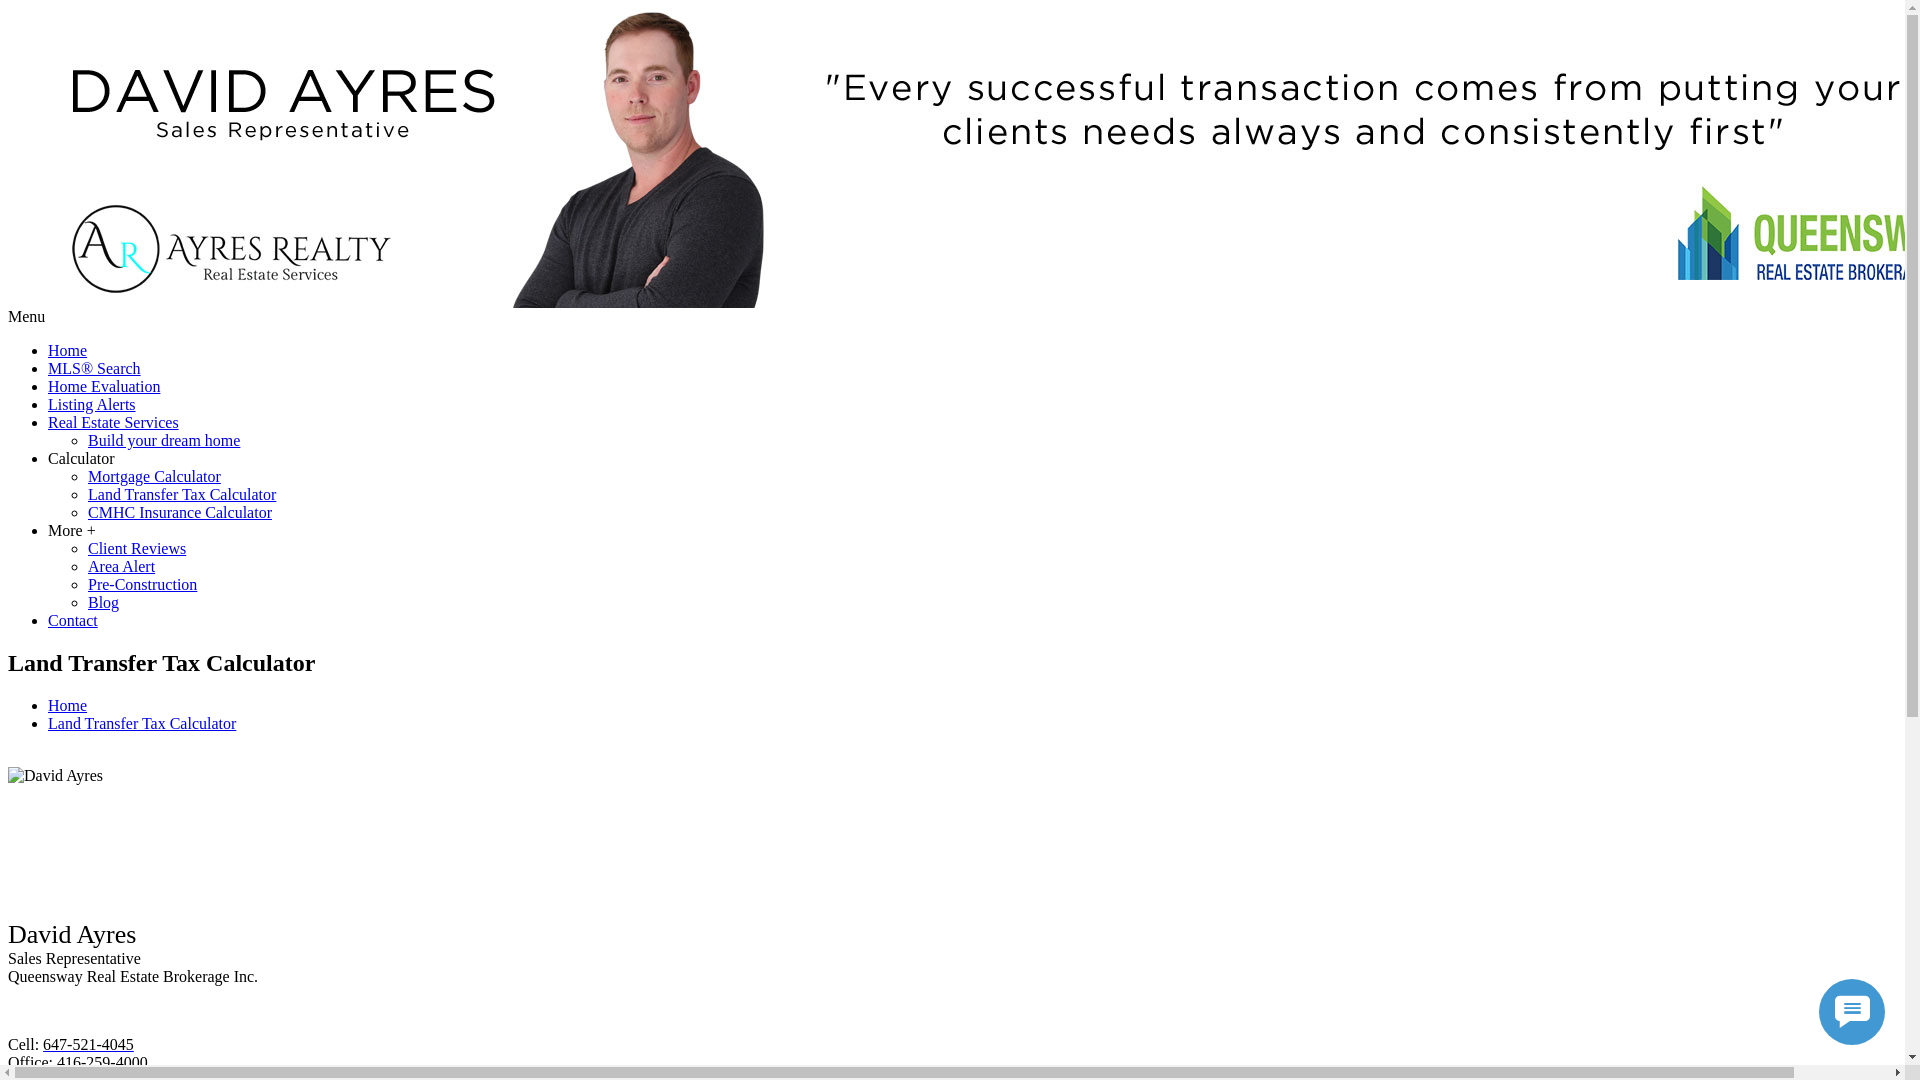 This screenshot has width=1920, height=1080. What do you see at coordinates (48, 421) in the screenshot?
I see `'Real Estate Services'` at bounding box center [48, 421].